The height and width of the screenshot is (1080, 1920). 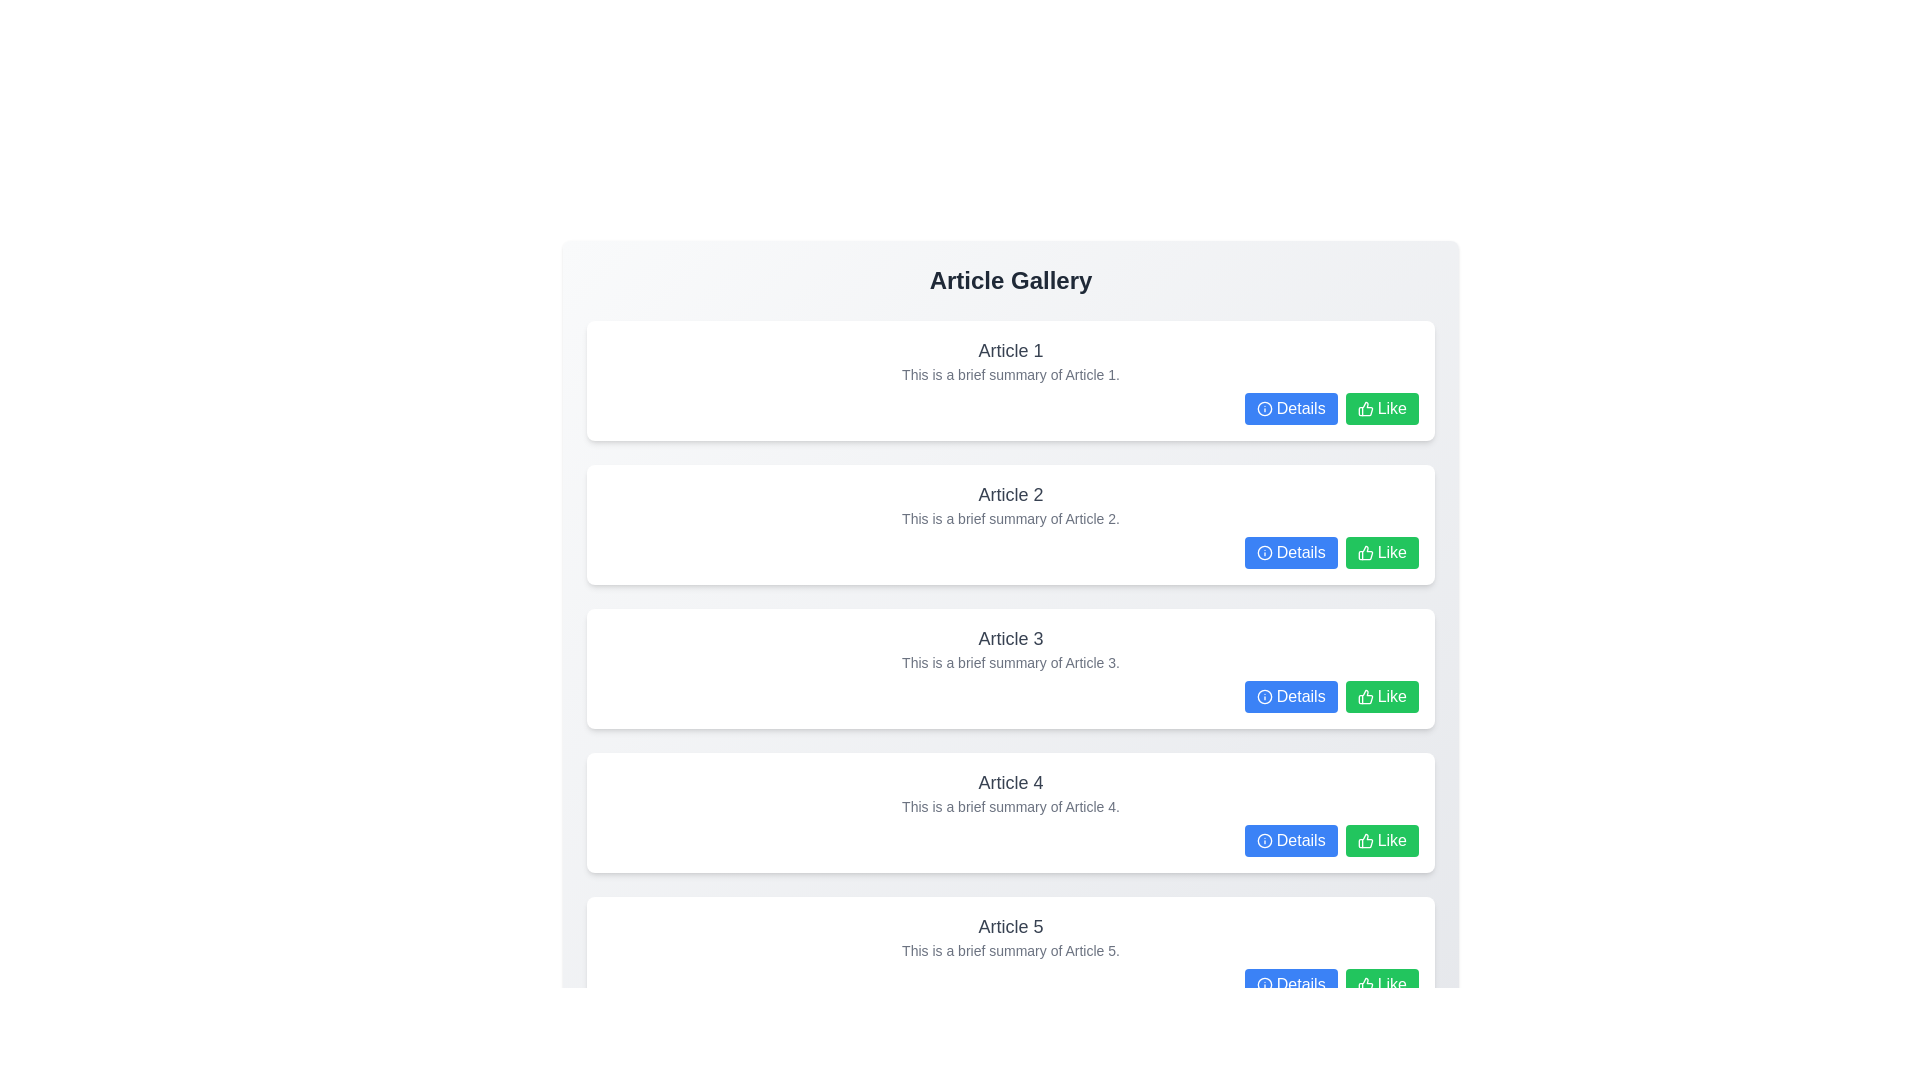 What do you see at coordinates (1291, 552) in the screenshot?
I see `the button located in the second row on the right side of the row` at bounding box center [1291, 552].